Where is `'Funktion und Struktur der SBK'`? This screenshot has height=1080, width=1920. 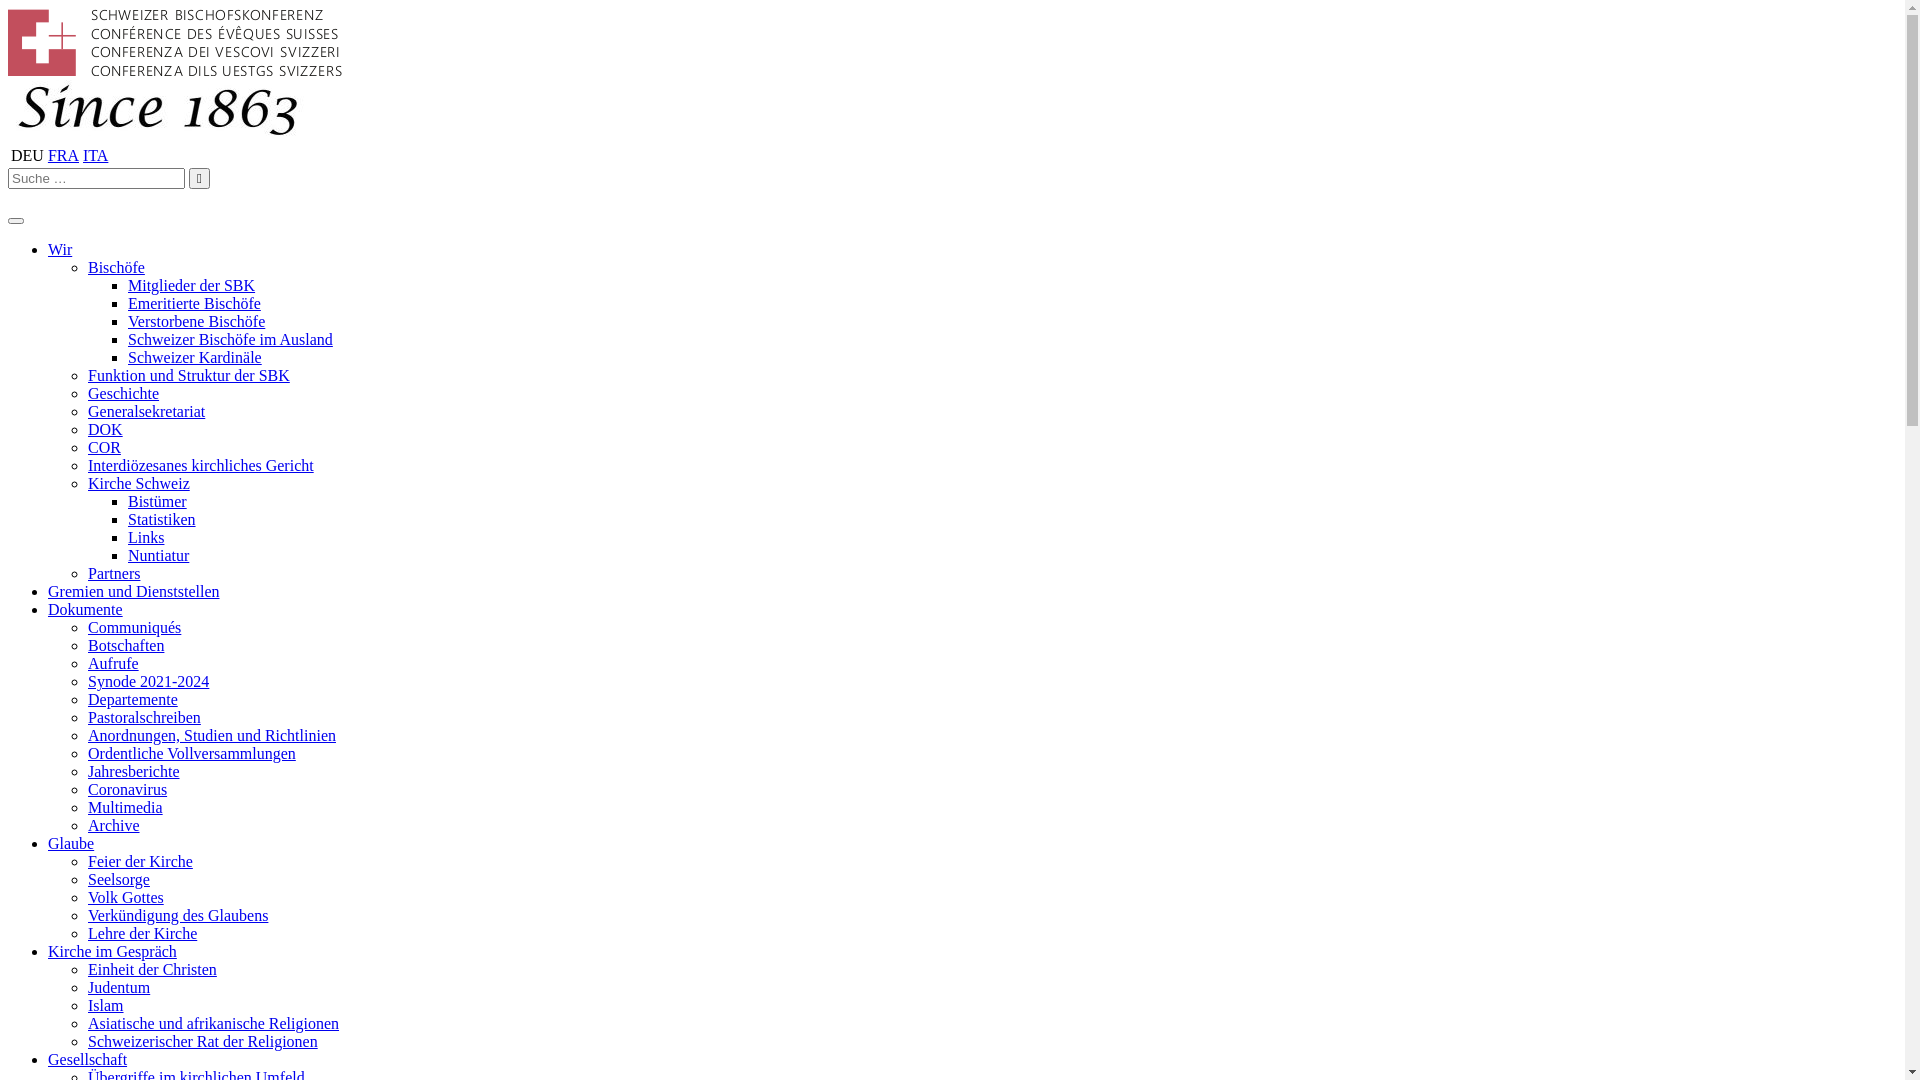
'Funktion und Struktur der SBK' is located at coordinates (188, 375).